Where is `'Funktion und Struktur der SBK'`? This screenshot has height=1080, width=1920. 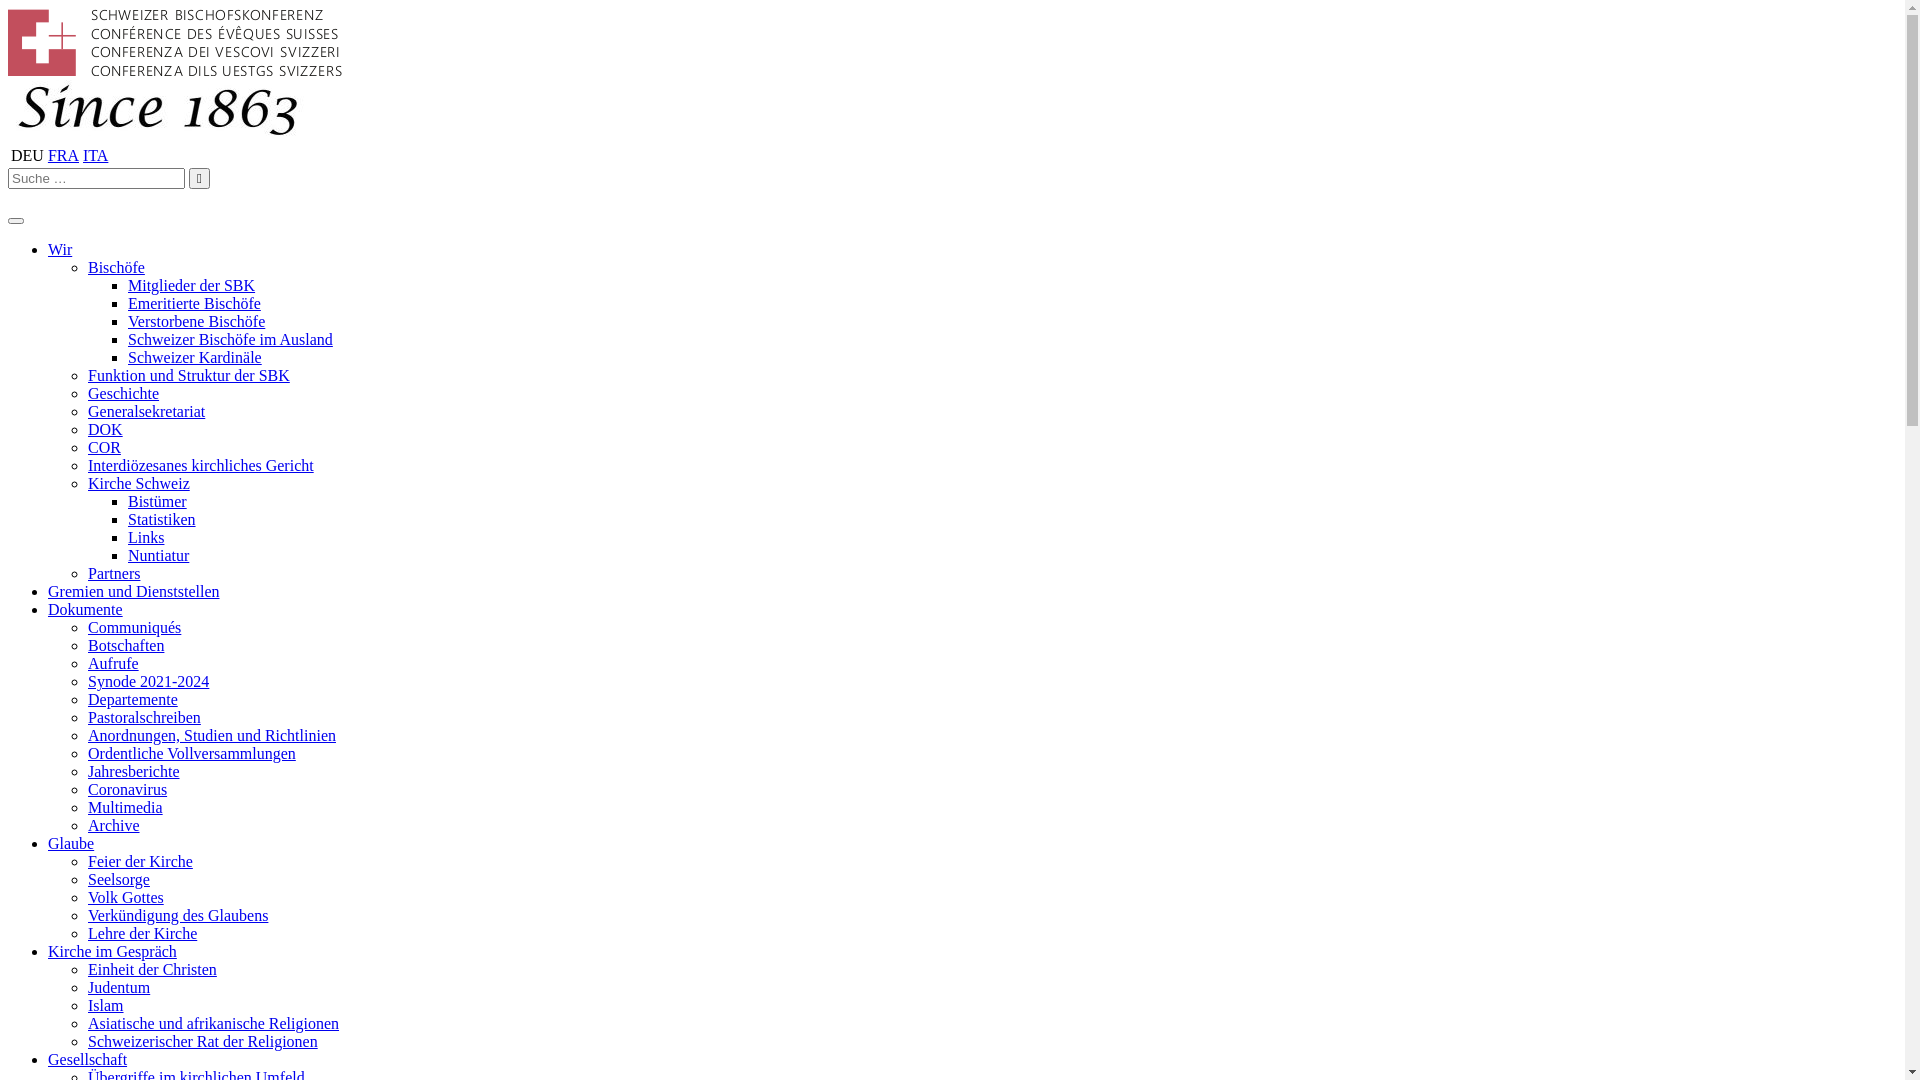
'Funktion und Struktur der SBK' is located at coordinates (188, 375).